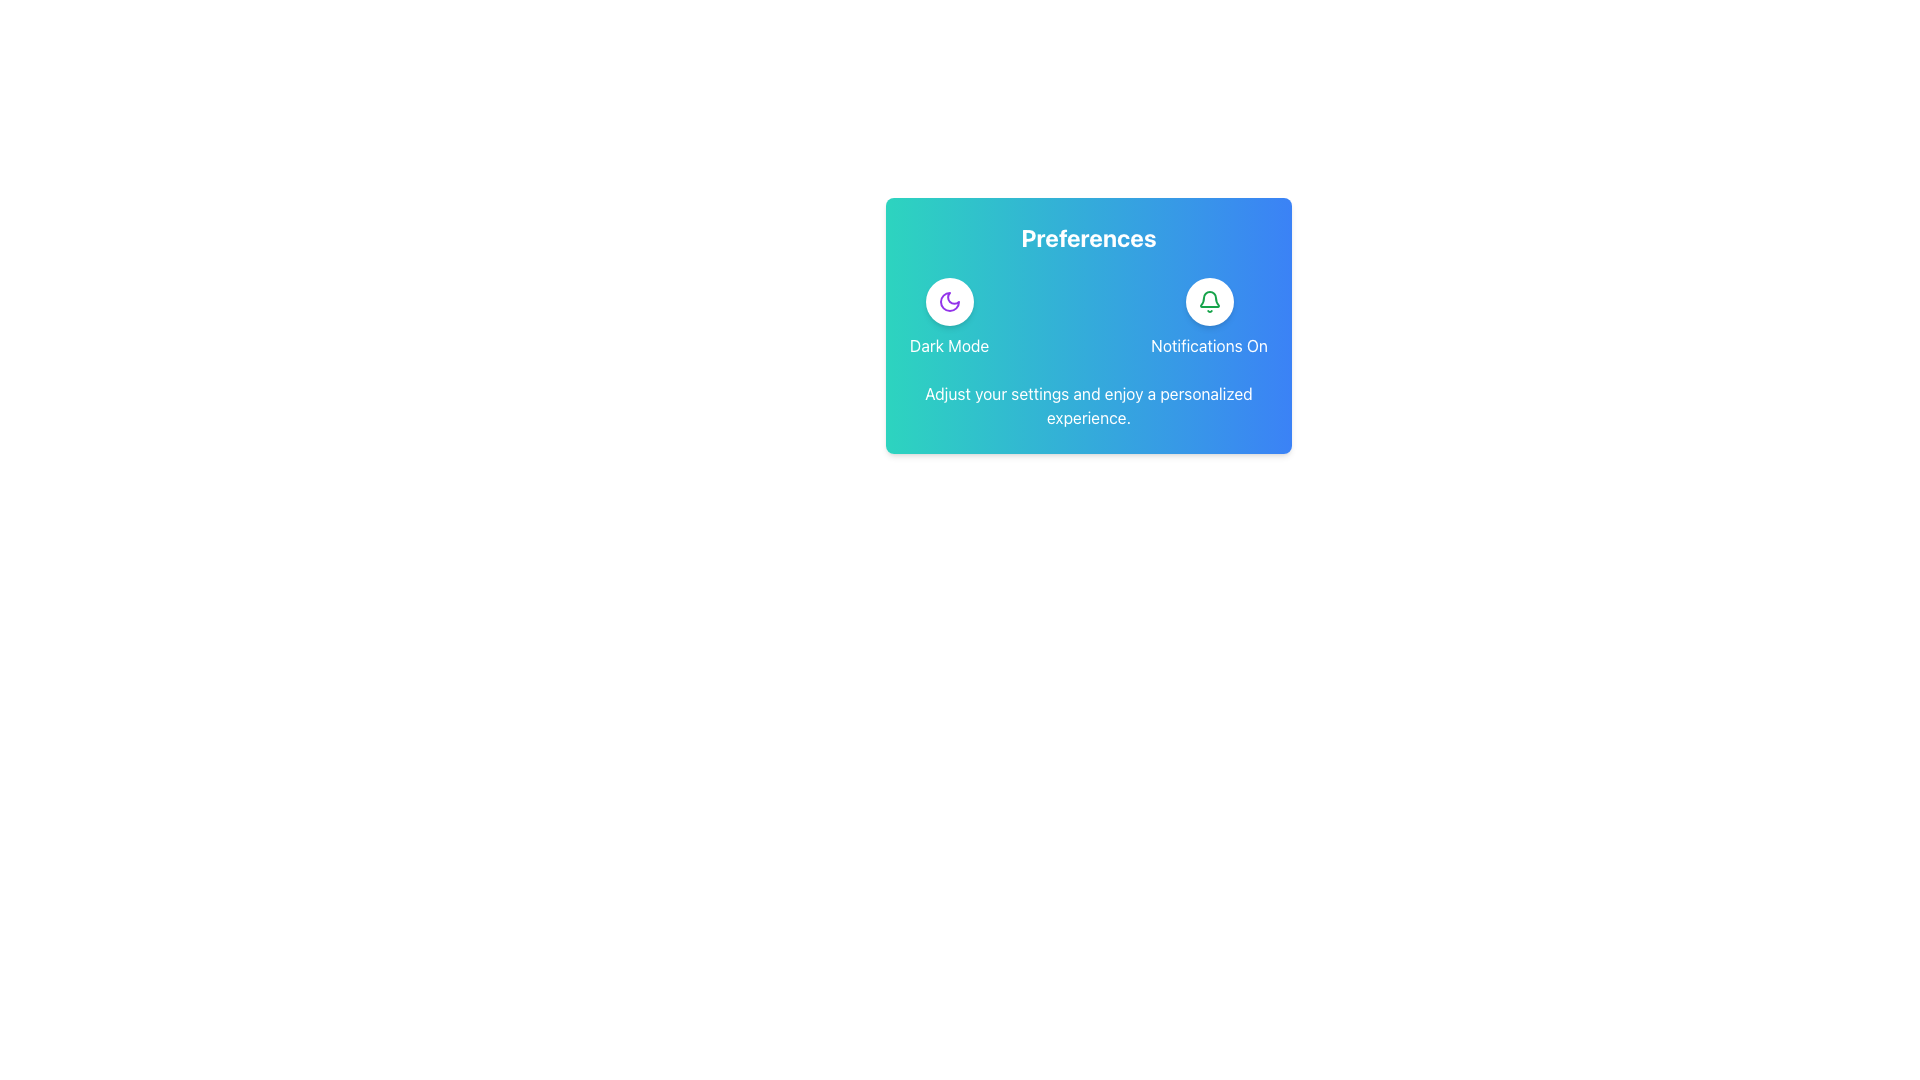 This screenshot has width=1920, height=1080. What do you see at coordinates (1208, 301) in the screenshot?
I see `the notification toggle button located in the 'Preferences' box, which is the second button from the left` at bounding box center [1208, 301].